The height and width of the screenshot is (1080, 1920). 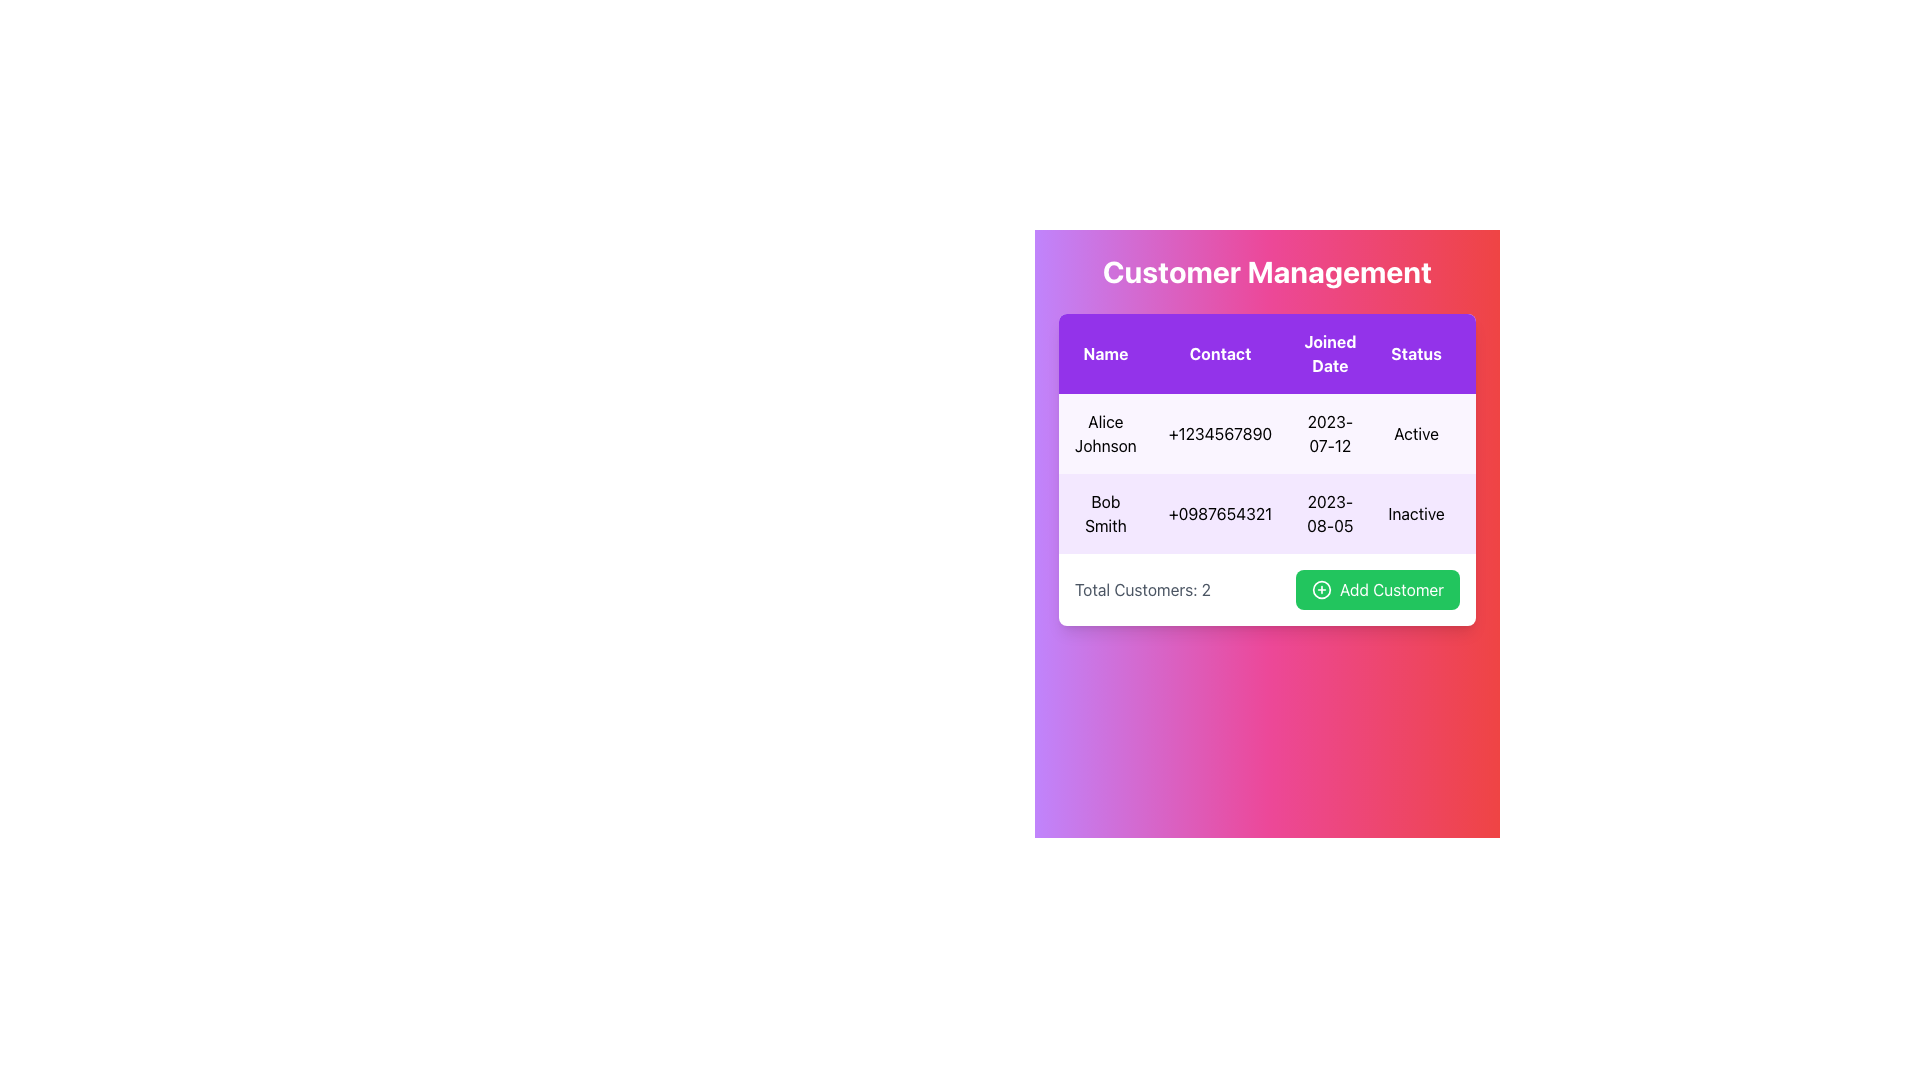 I want to click on the edit icon located, so click(x=1492, y=432).